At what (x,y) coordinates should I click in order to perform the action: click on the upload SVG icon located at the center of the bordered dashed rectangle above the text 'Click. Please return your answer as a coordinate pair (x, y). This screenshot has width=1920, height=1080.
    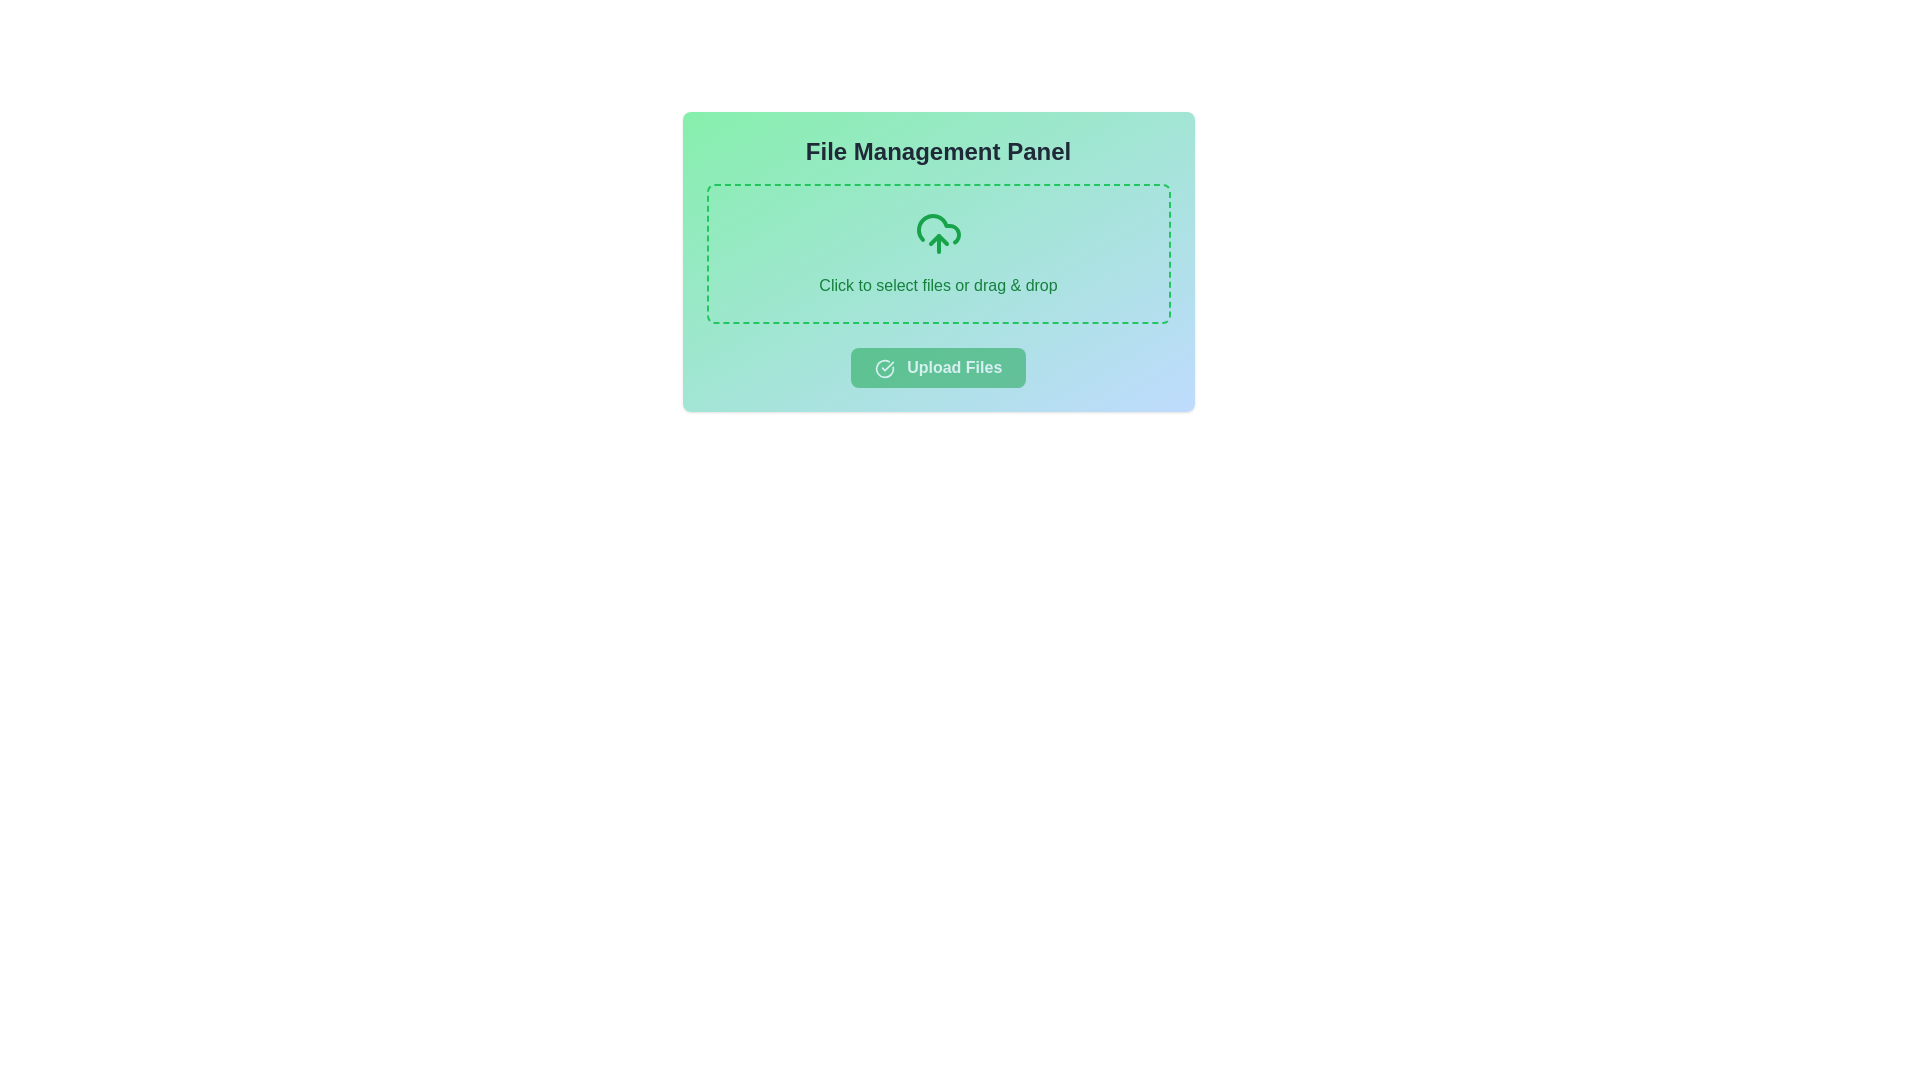
    Looking at the image, I should click on (937, 233).